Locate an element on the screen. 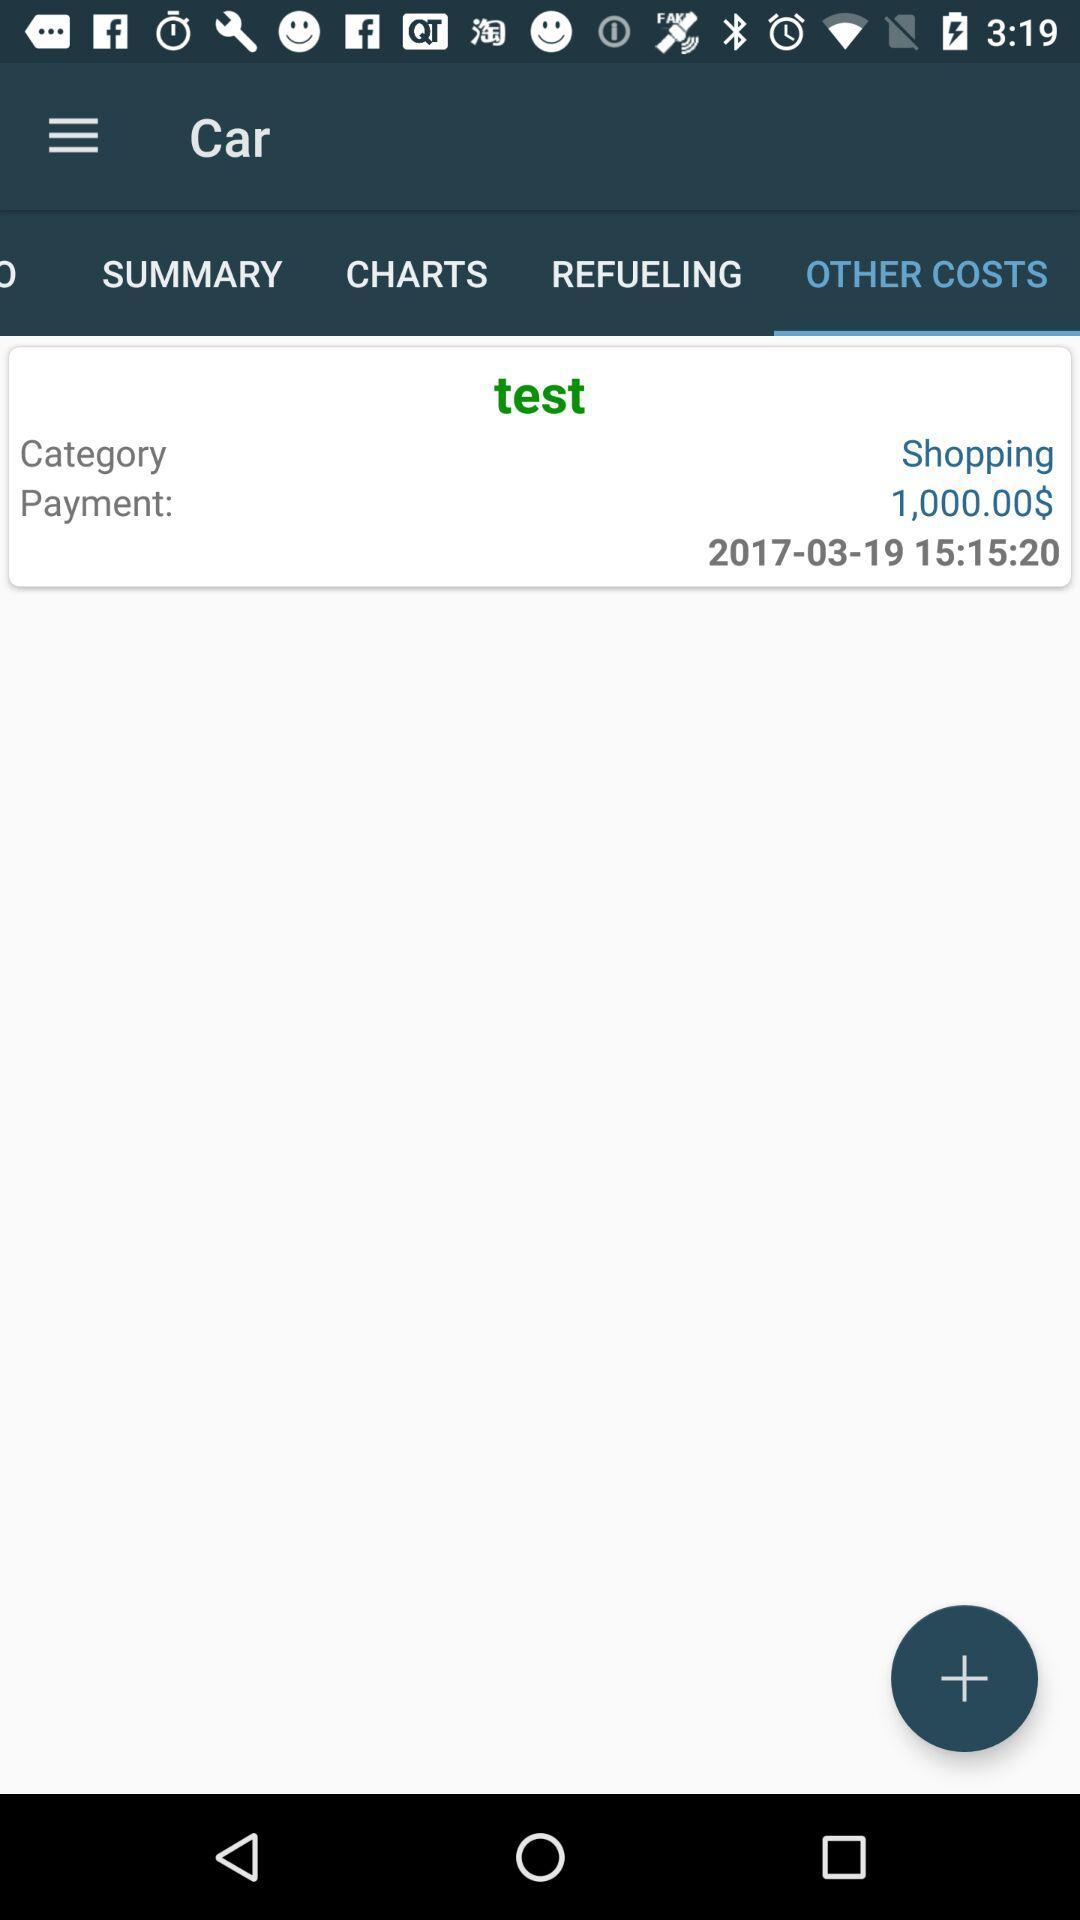  the icon above the 2017 03 19 item is located at coordinates (792, 501).